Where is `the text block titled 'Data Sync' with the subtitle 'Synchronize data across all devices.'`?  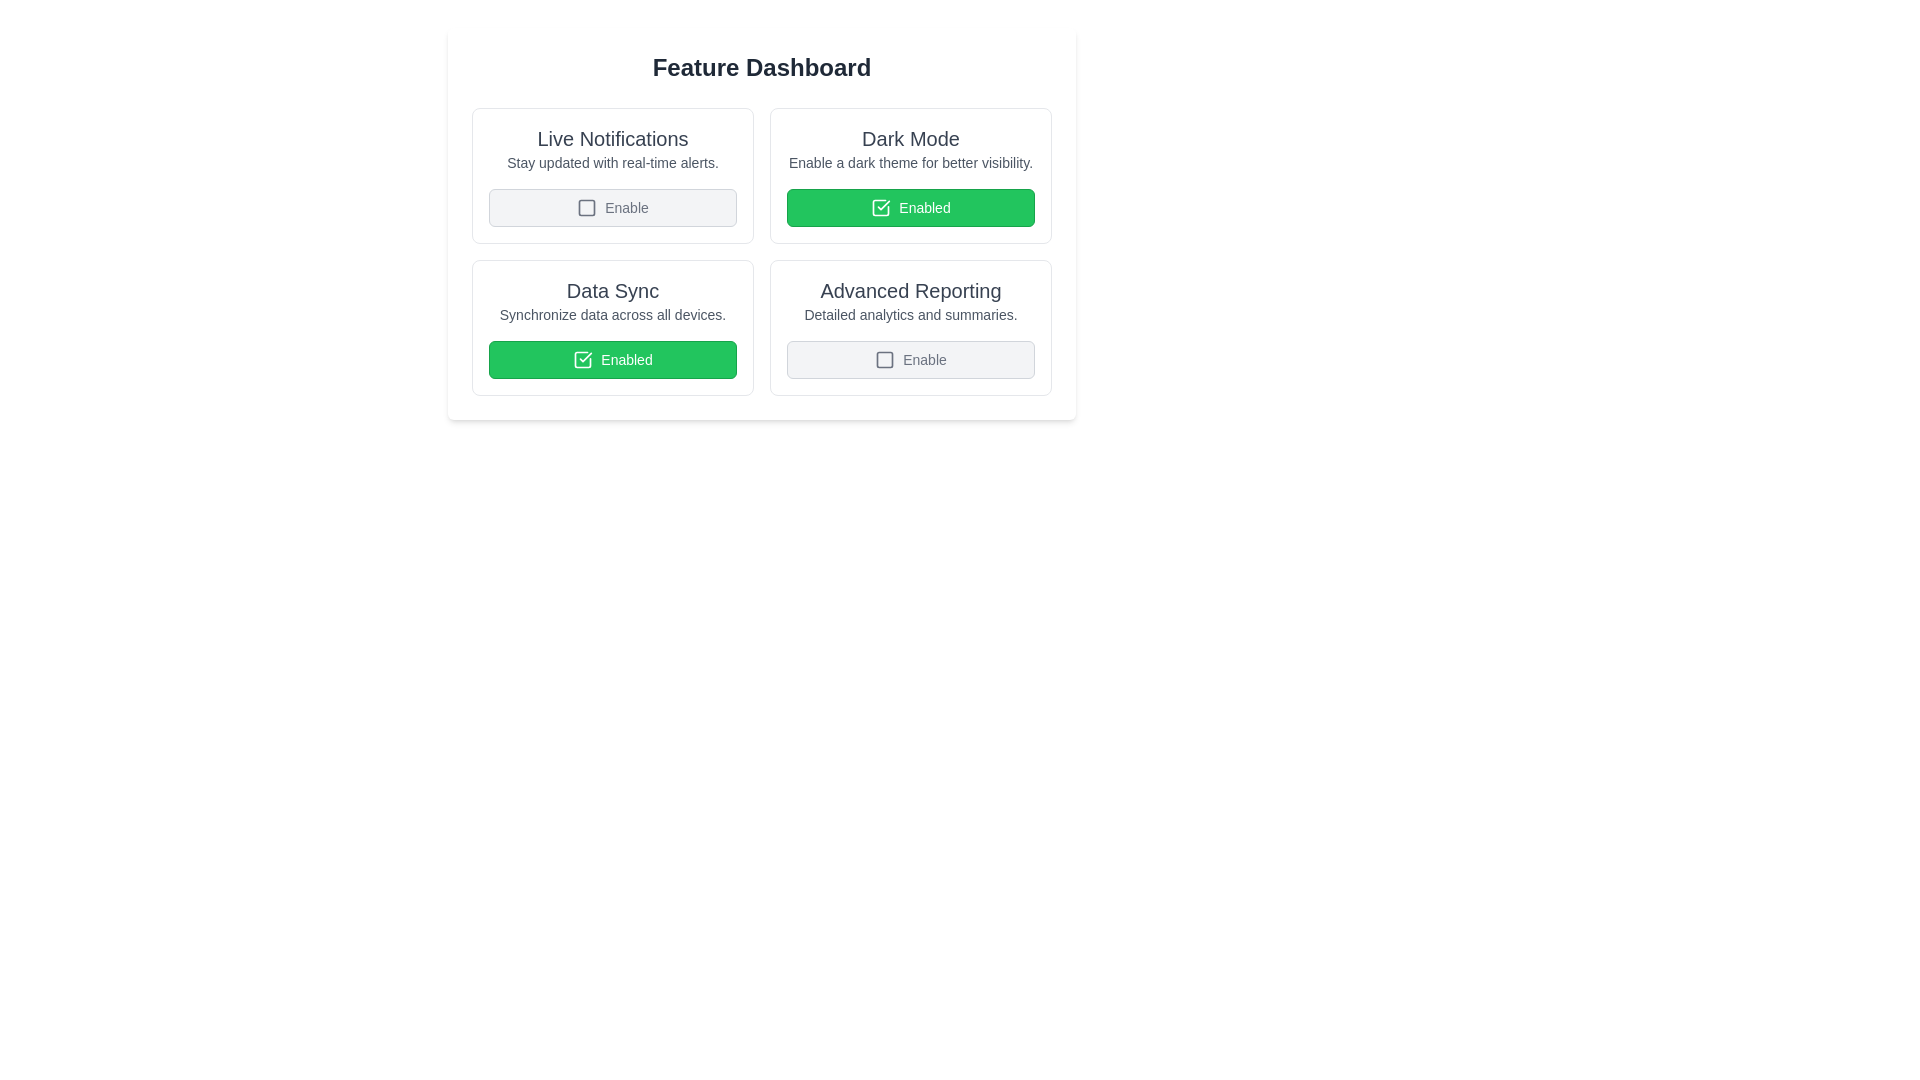 the text block titled 'Data Sync' with the subtitle 'Synchronize data across all devices.' is located at coordinates (612, 300).